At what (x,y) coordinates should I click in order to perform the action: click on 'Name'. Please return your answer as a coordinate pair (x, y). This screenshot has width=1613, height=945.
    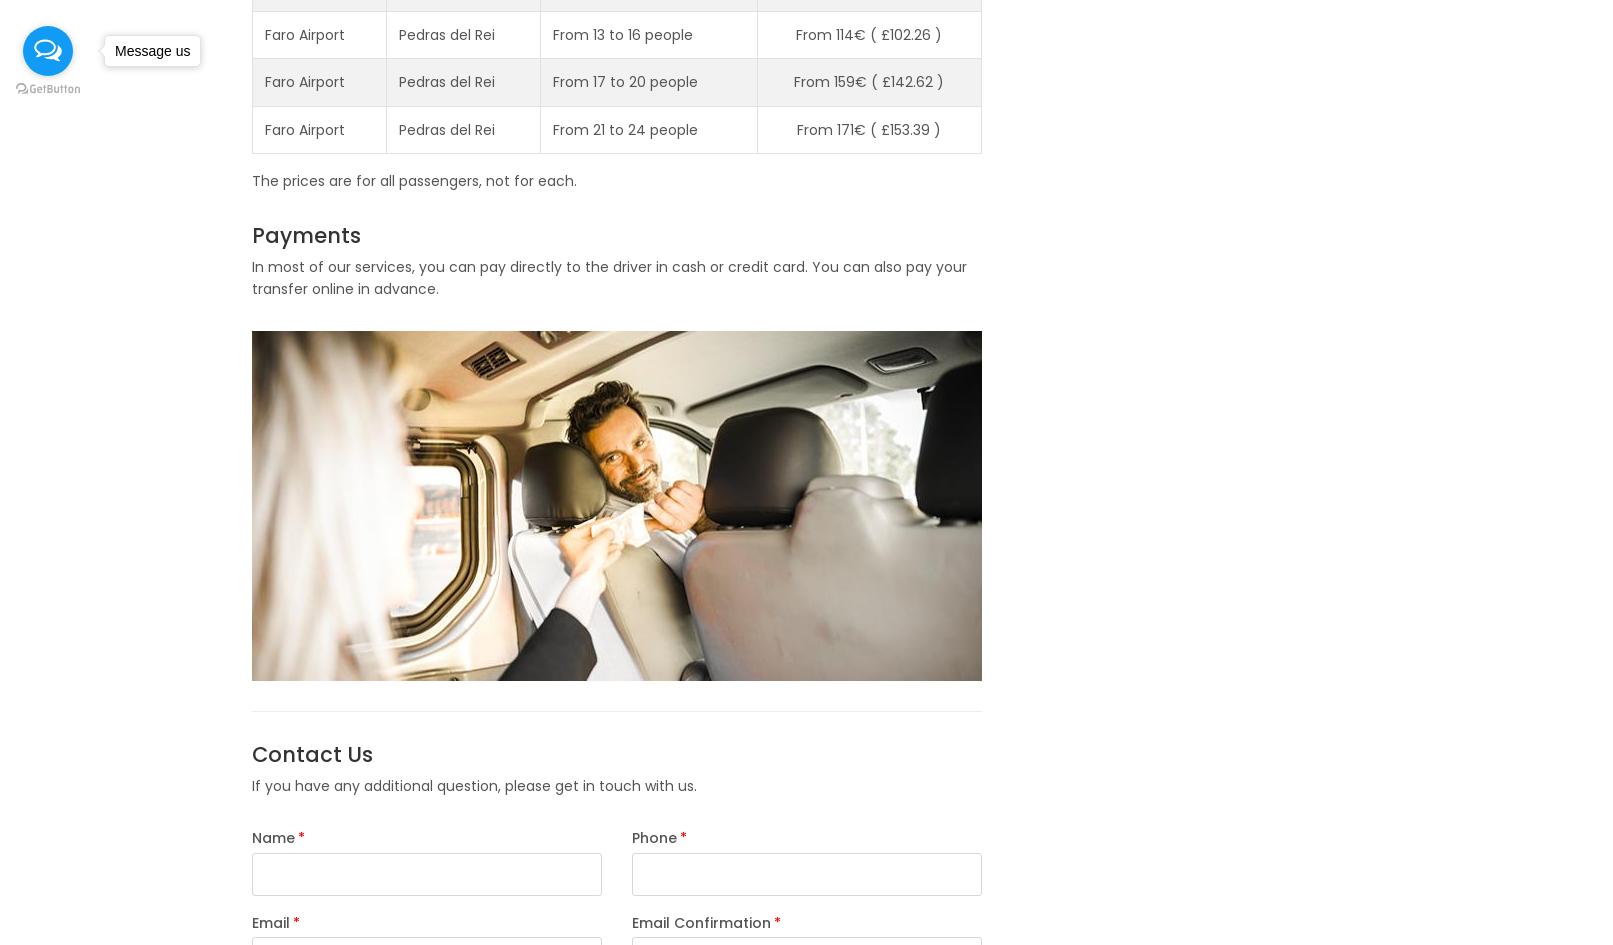
    Looking at the image, I should click on (271, 838).